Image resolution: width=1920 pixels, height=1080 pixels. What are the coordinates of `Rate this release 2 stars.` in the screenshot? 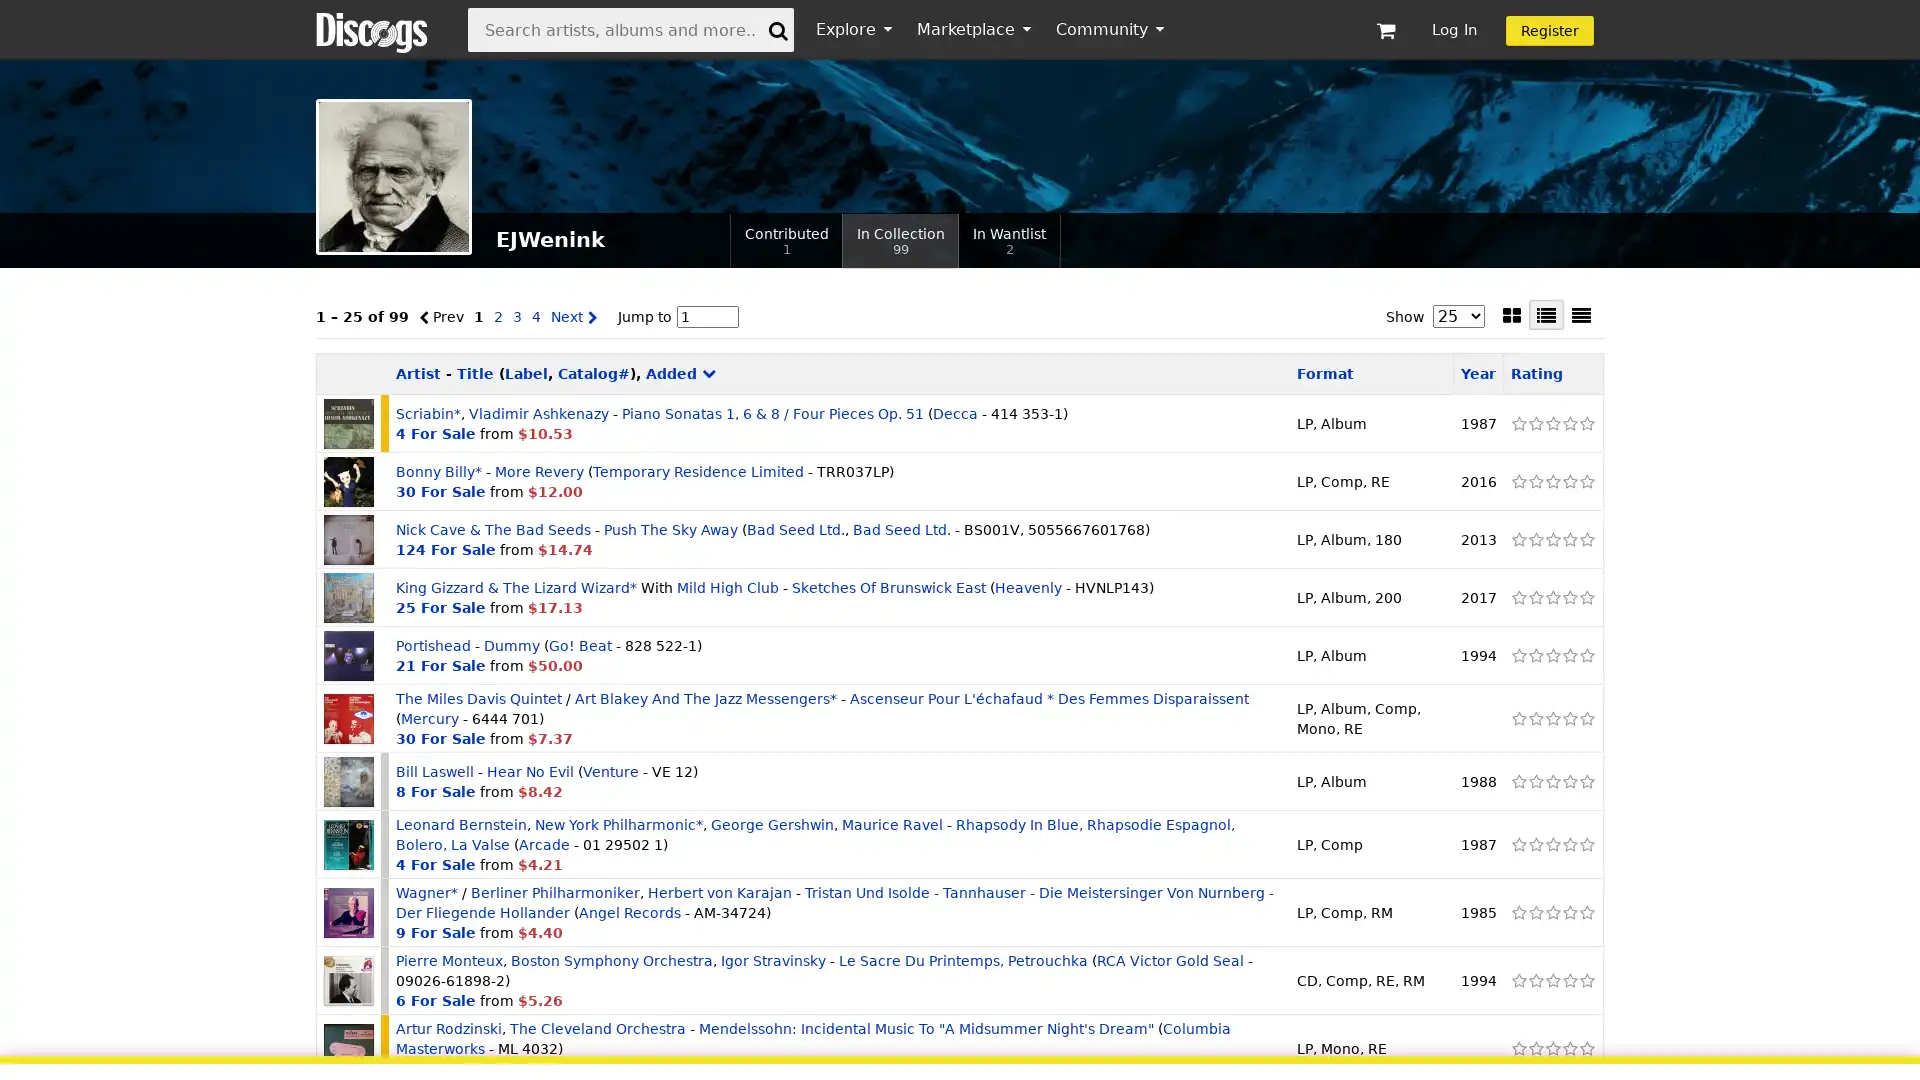 It's located at (1534, 979).